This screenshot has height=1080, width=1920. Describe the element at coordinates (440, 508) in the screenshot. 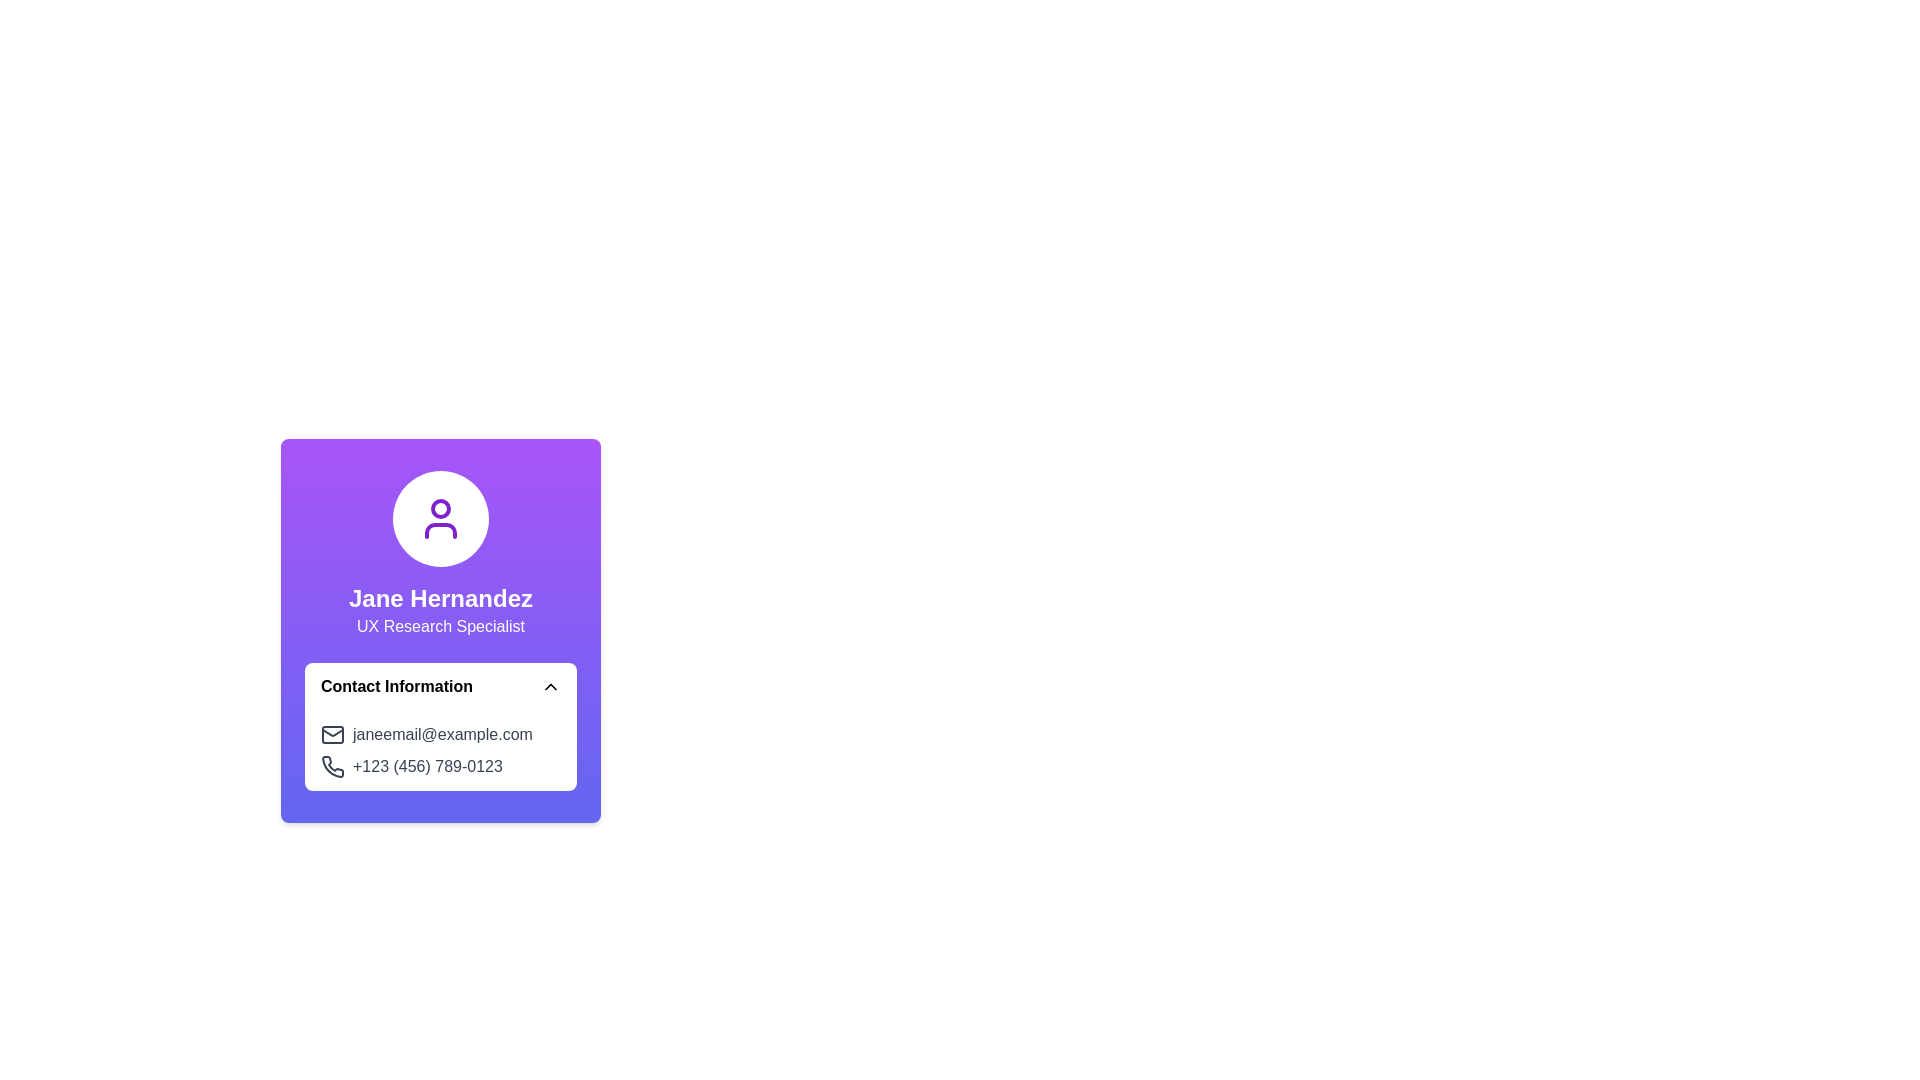

I see `the circular shape representing the head of the user profile icon located at the top of the purple card` at that location.